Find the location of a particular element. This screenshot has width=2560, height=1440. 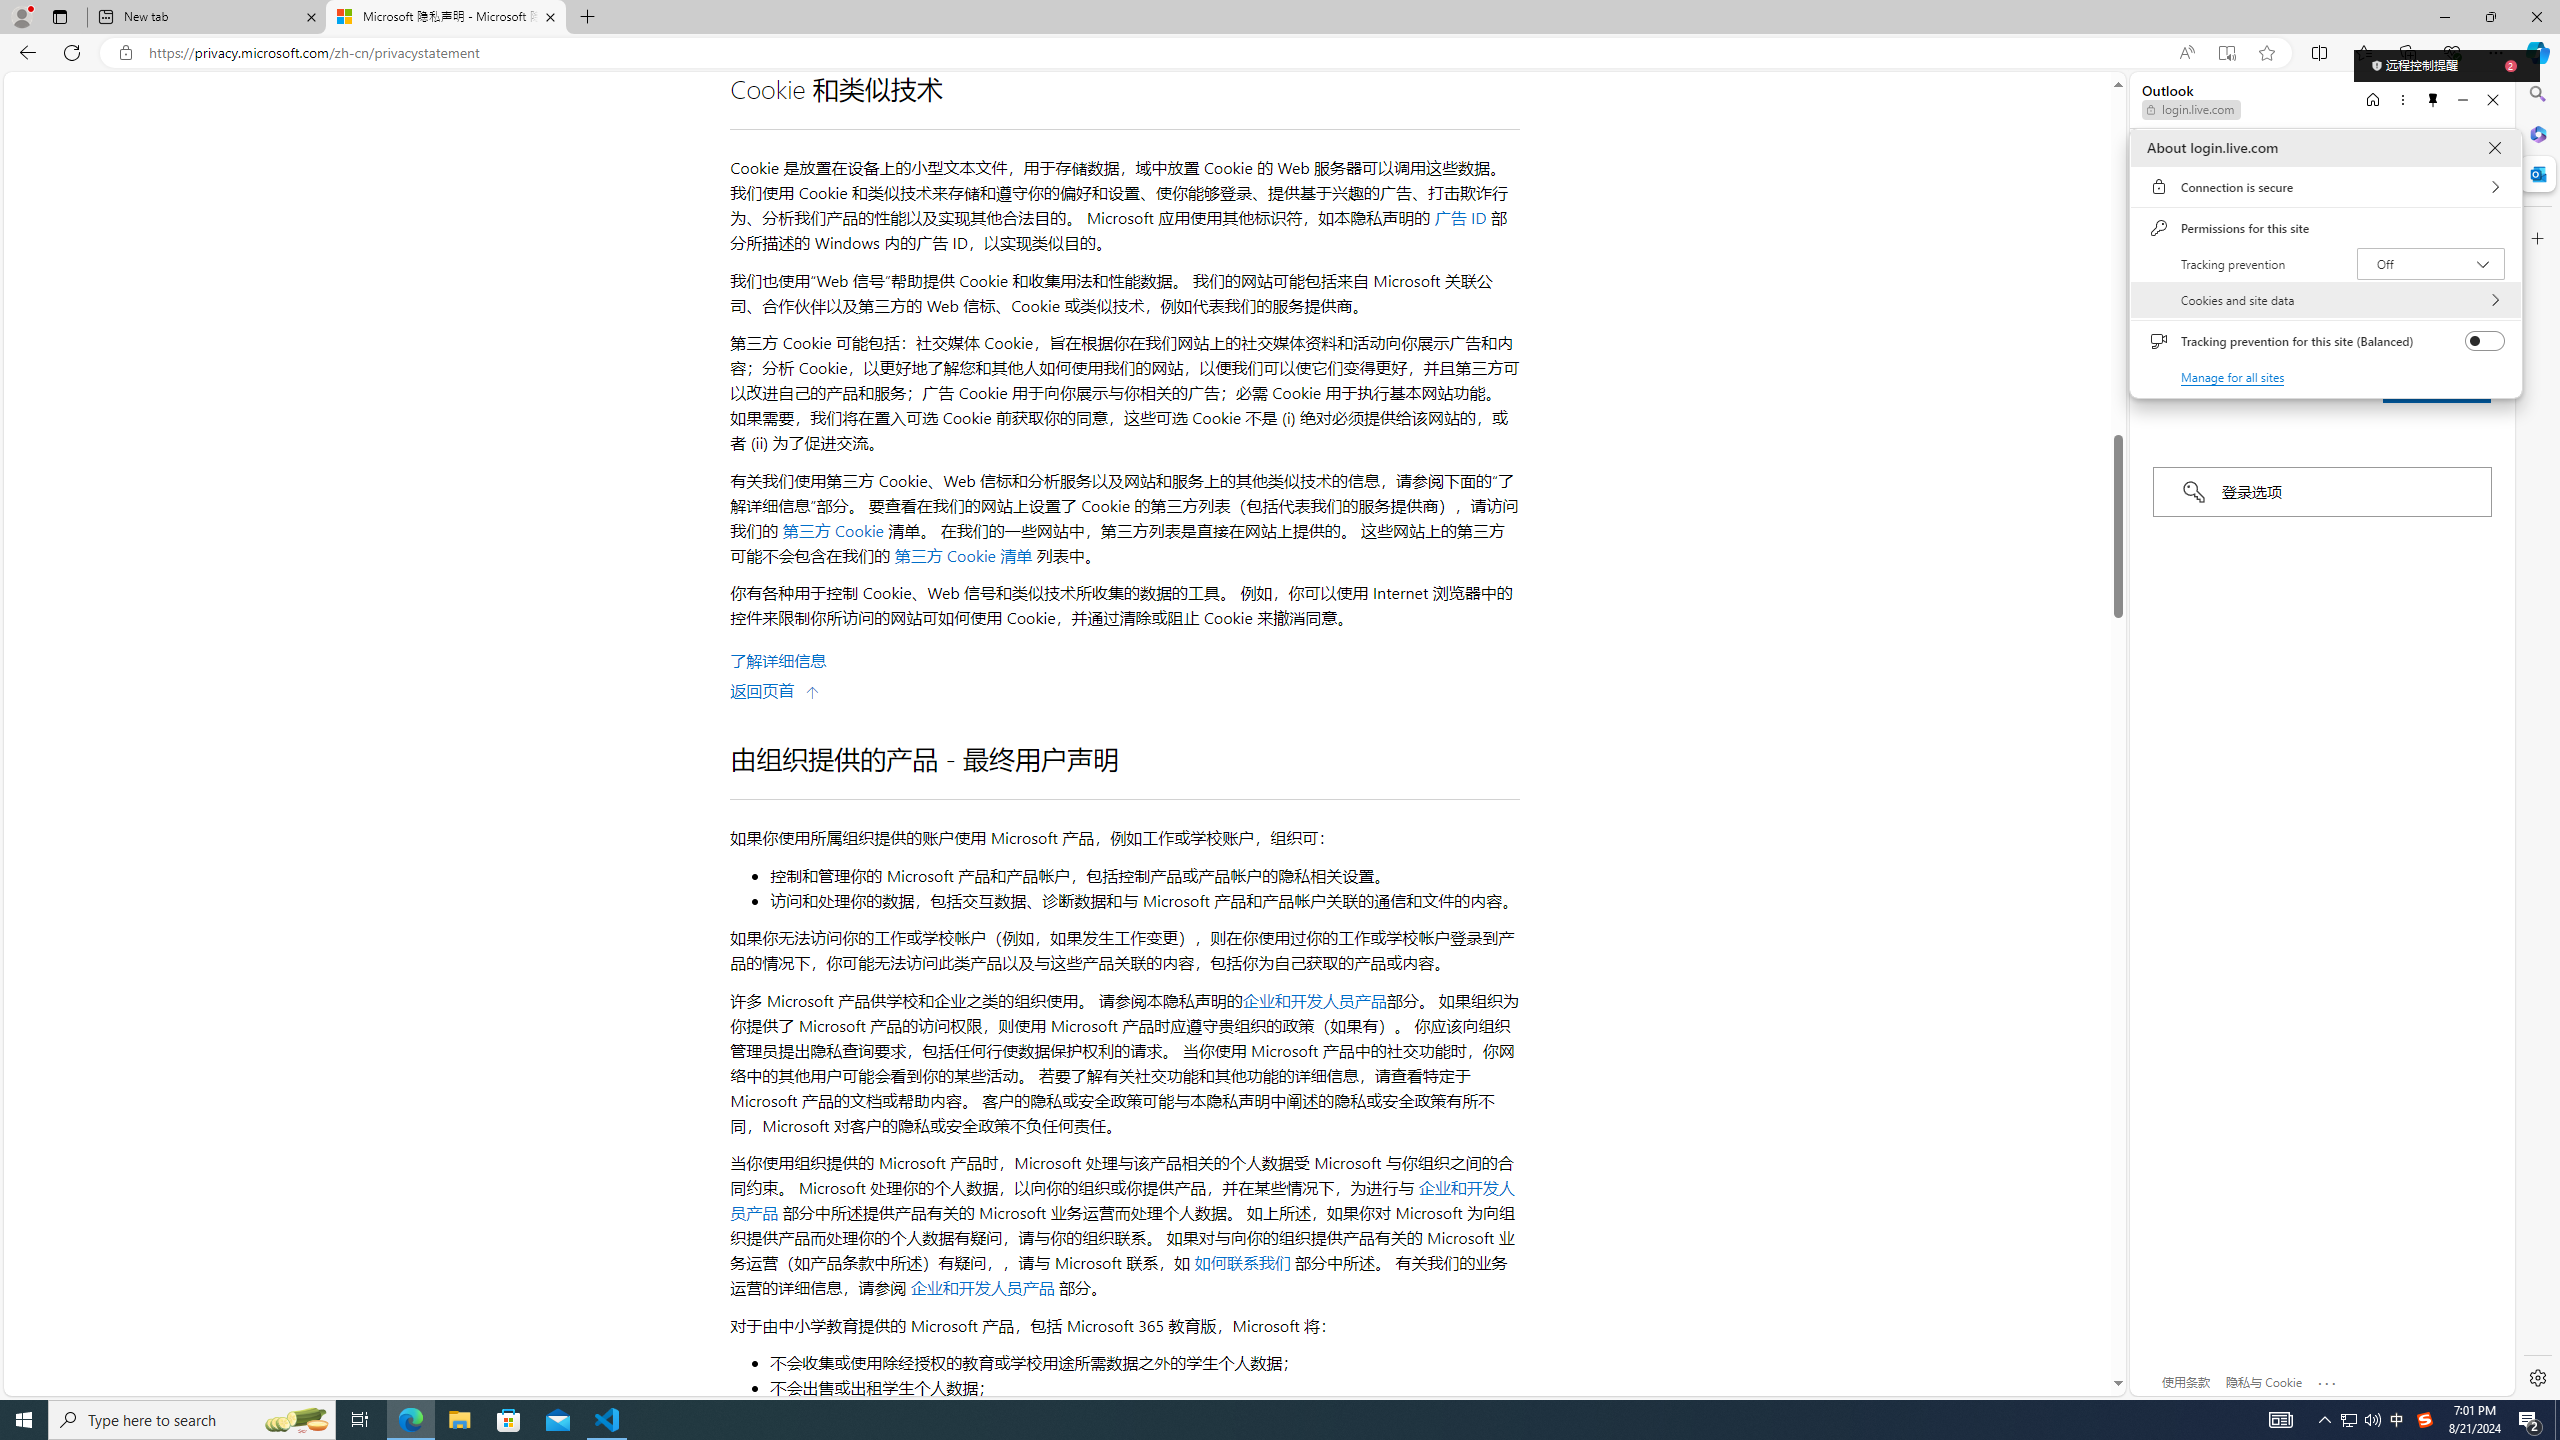

'Manage for all sites' is located at coordinates (2233, 376).